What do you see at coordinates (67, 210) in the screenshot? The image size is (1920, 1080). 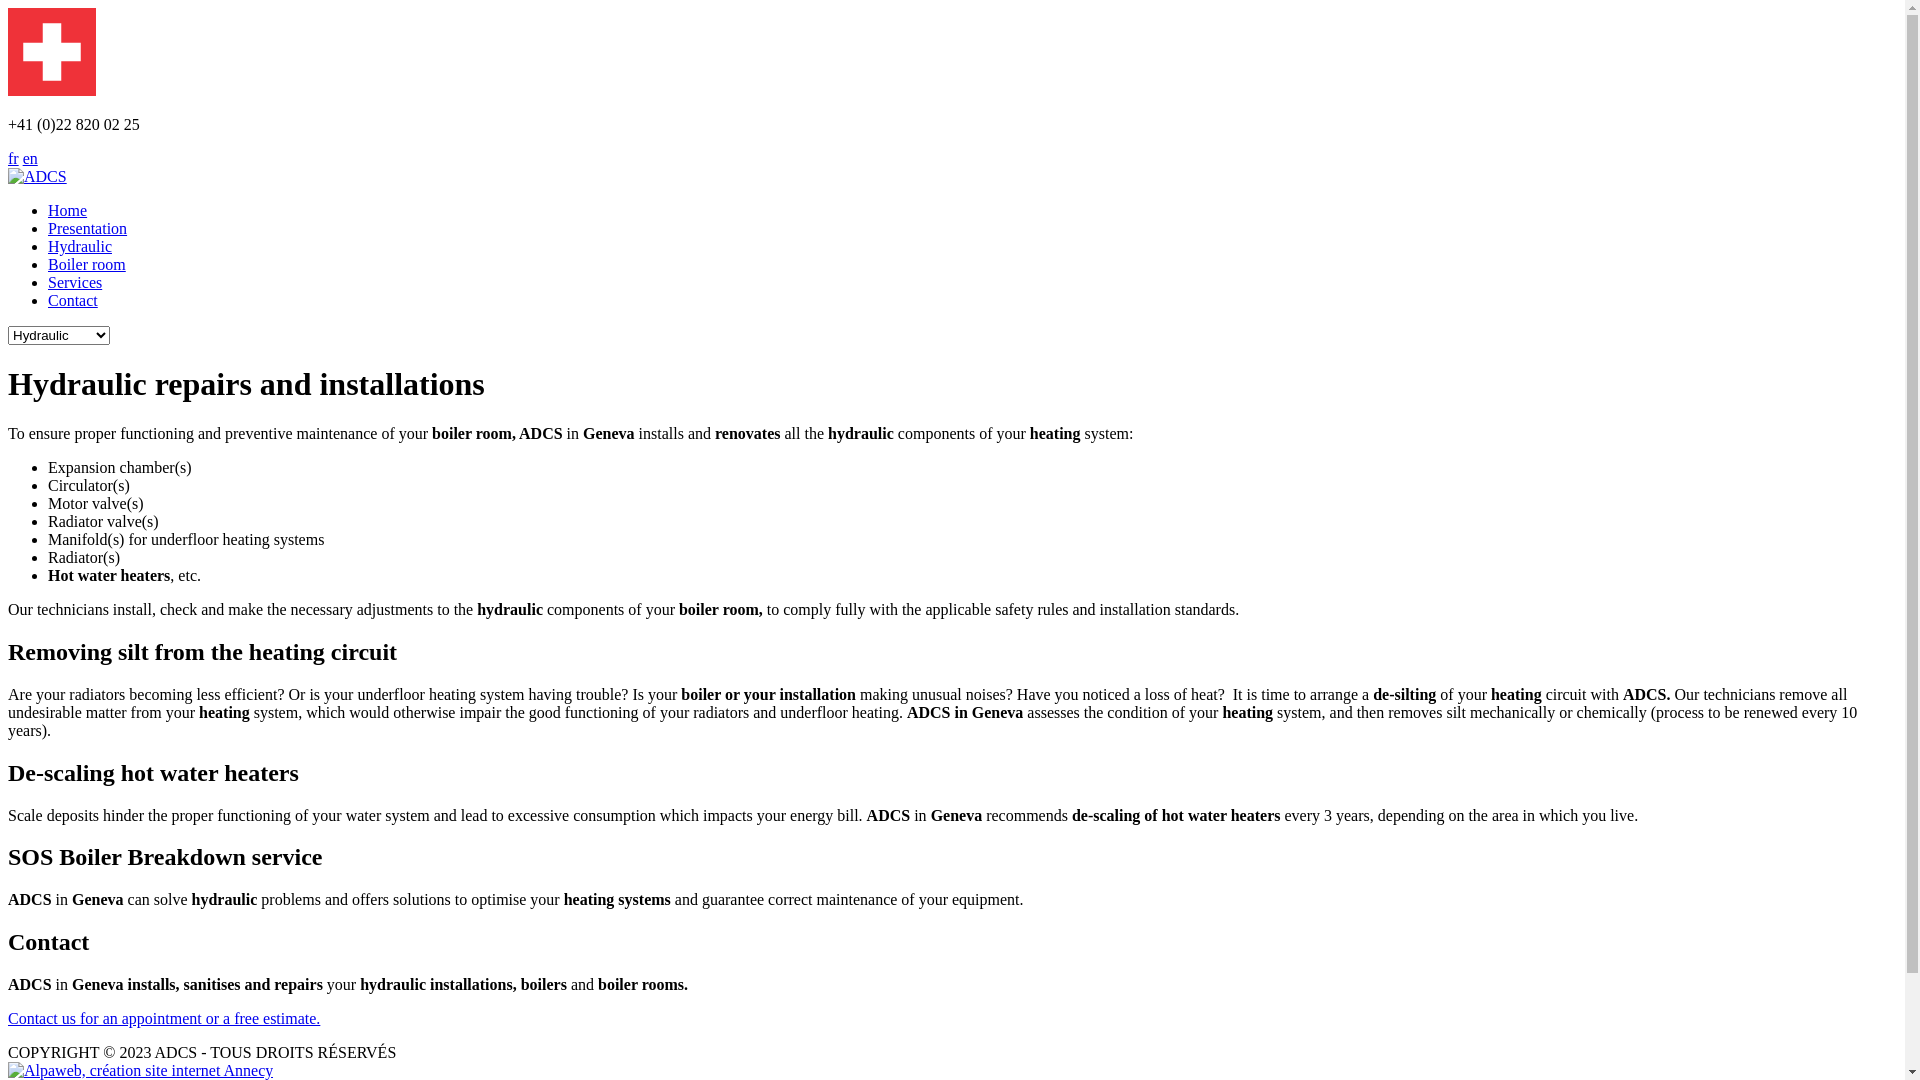 I see `'Home'` at bounding box center [67, 210].